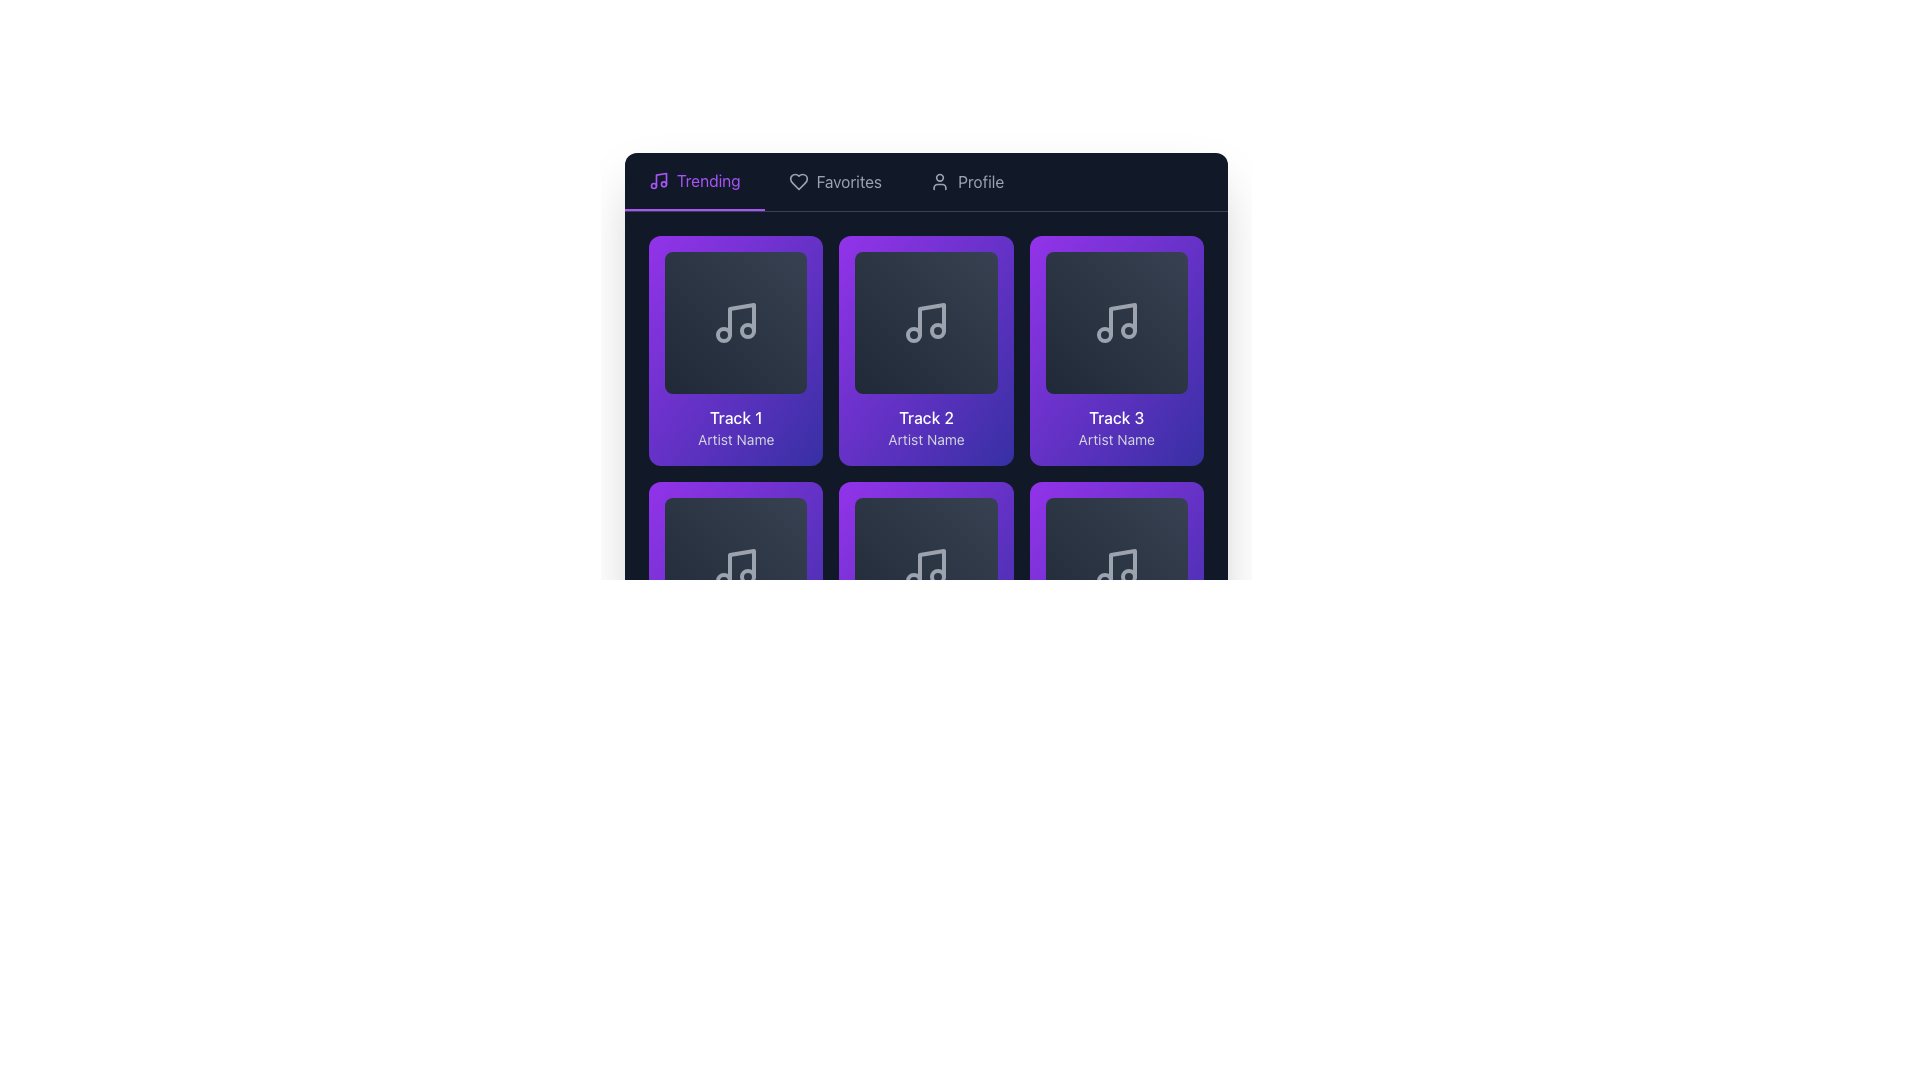 The image size is (1920, 1080). What do you see at coordinates (937, 330) in the screenshot?
I see `the decorative circular graphical icon element within the music note icon in the second tile ('Track 2') of the grid` at bounding box center [937, 330].